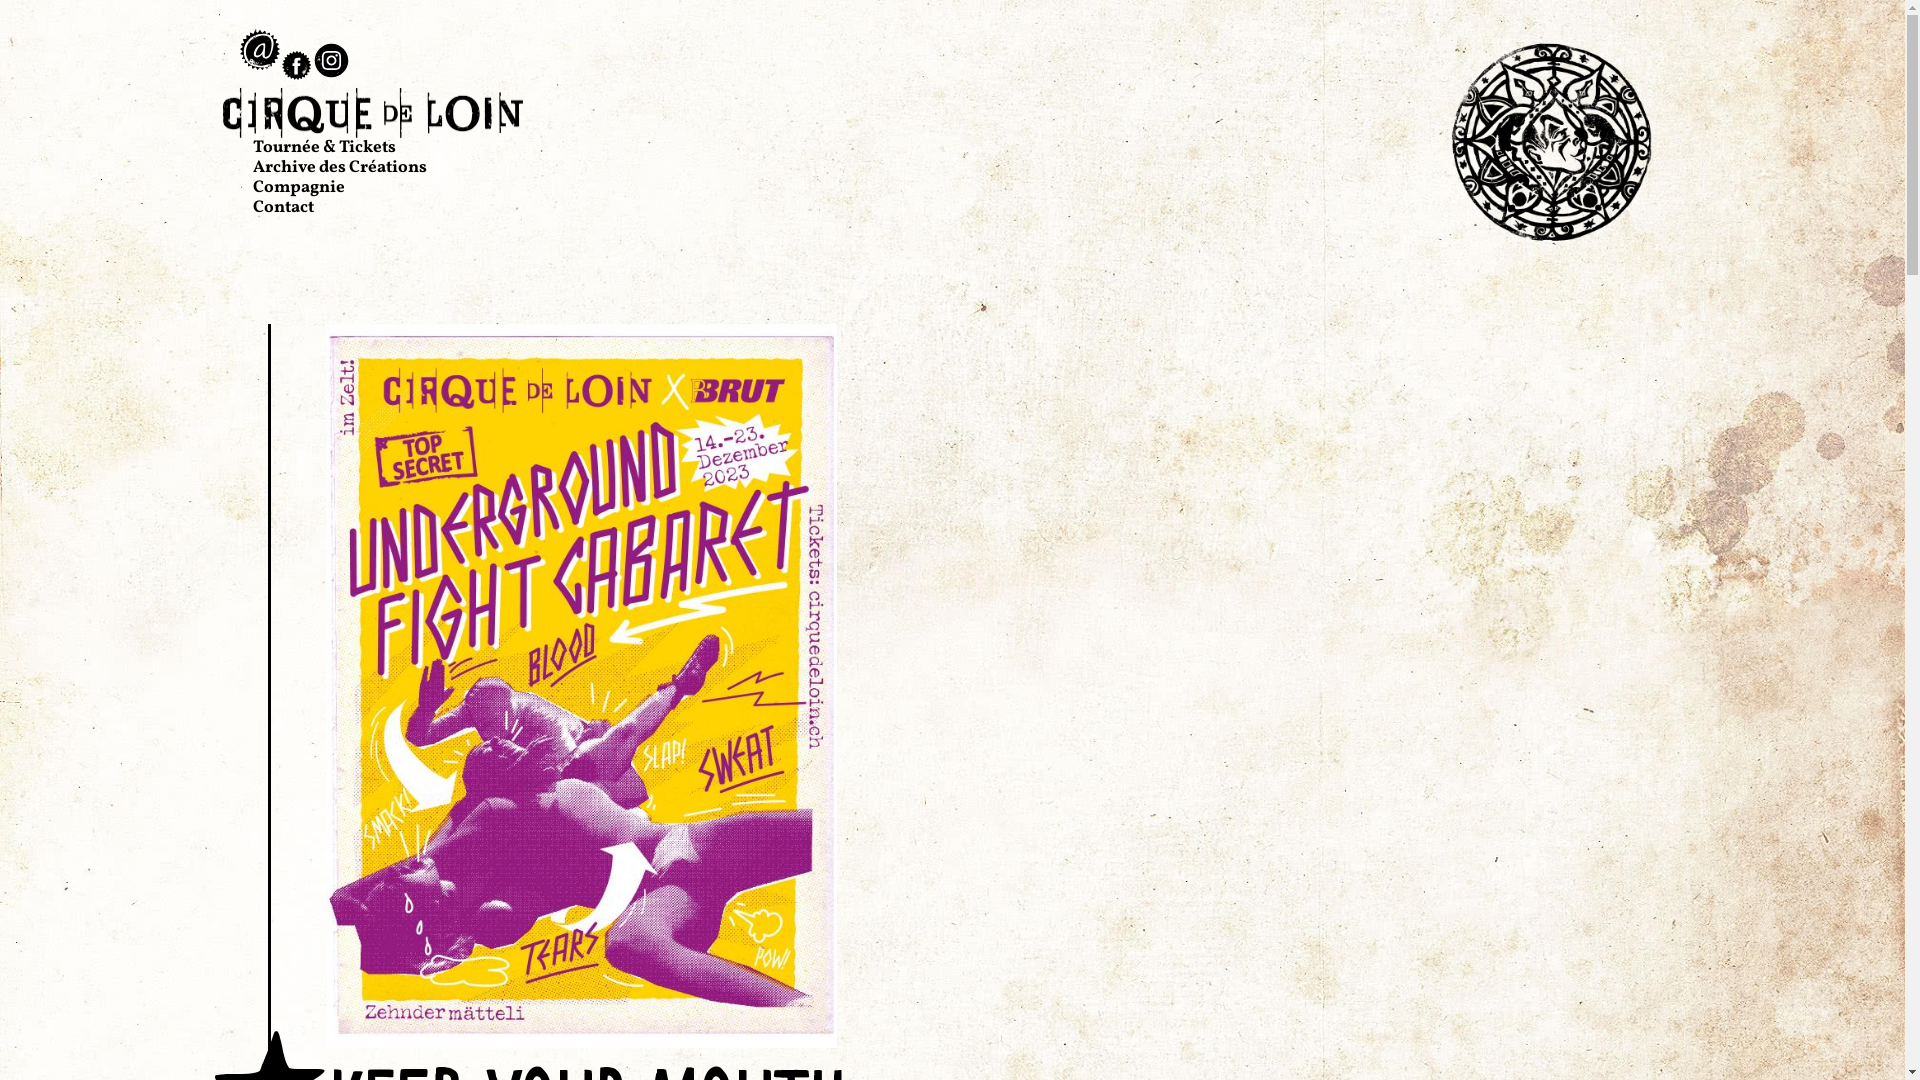  I want to click on 'Compagnie', so click(296, 187).